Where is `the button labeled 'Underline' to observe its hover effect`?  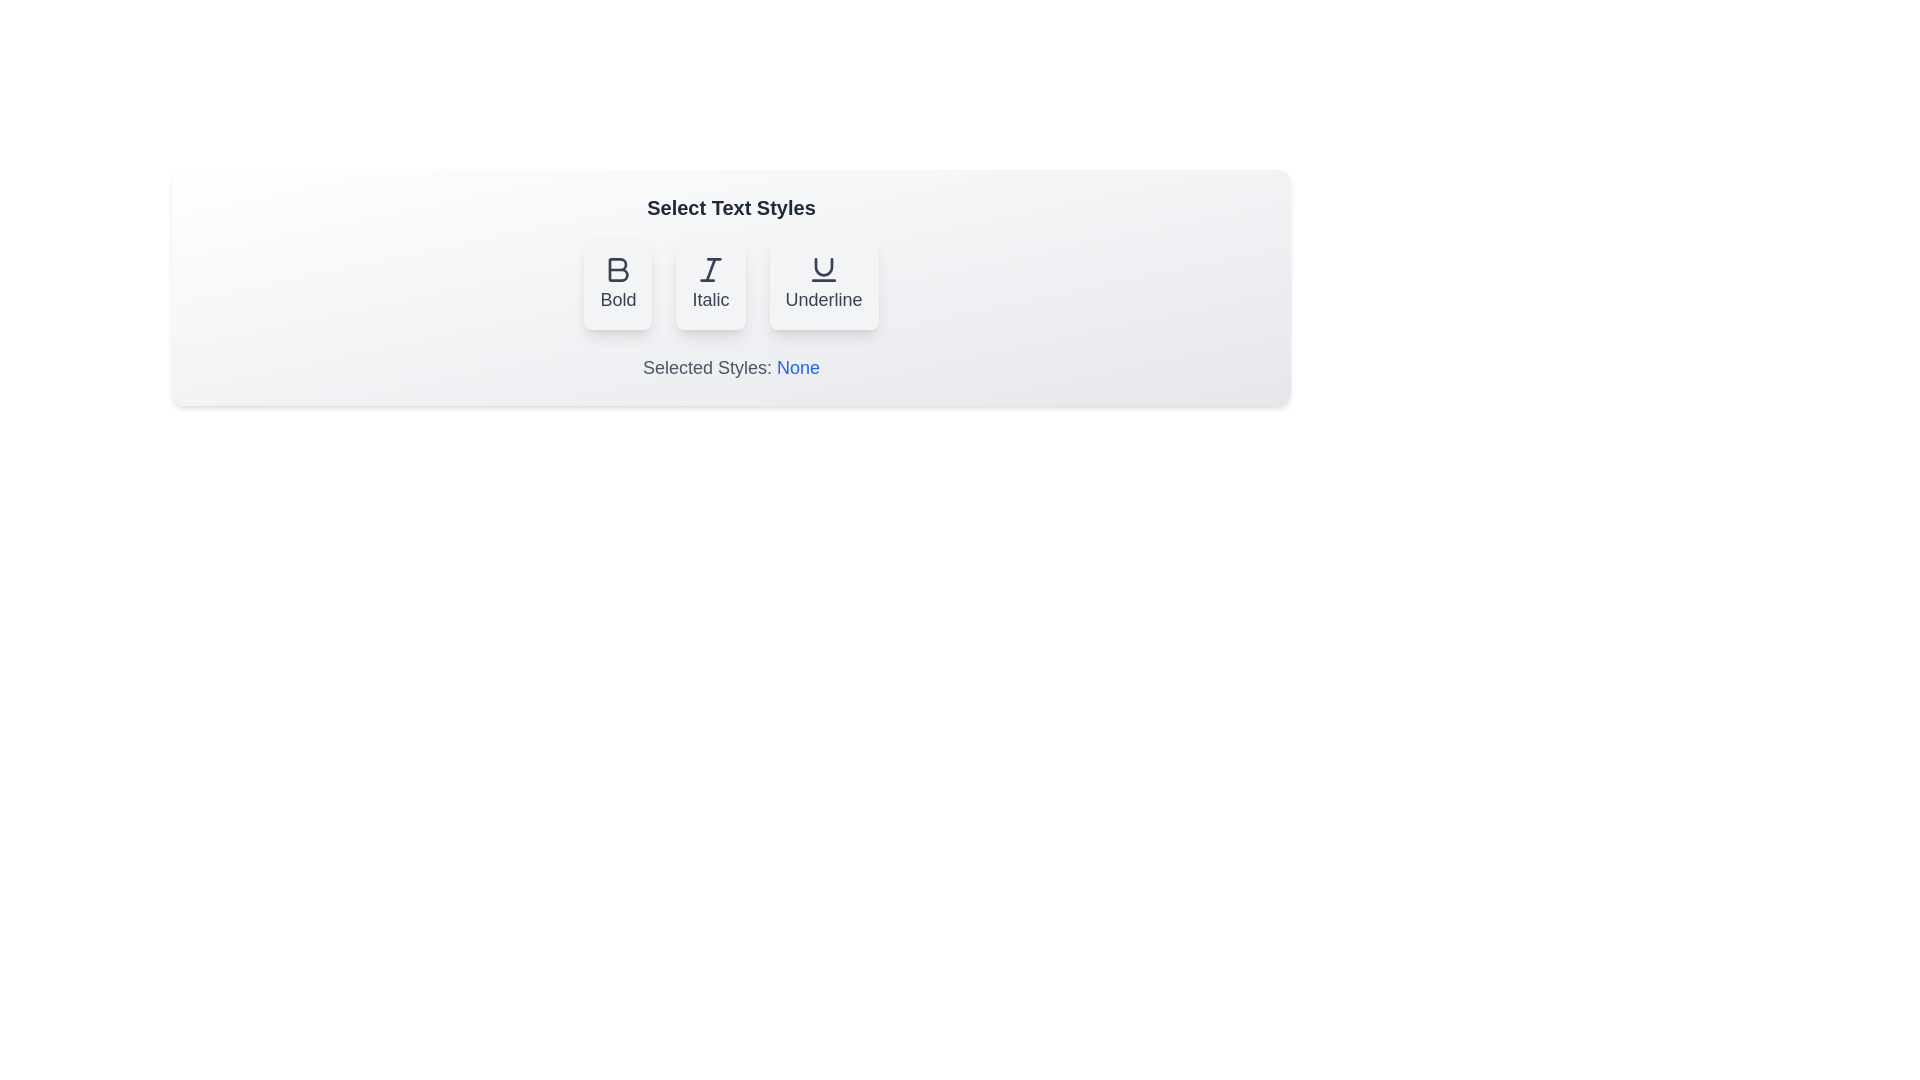
the button labeled 'Underline' to observe its hover effect is located at coordinates (824, 284).